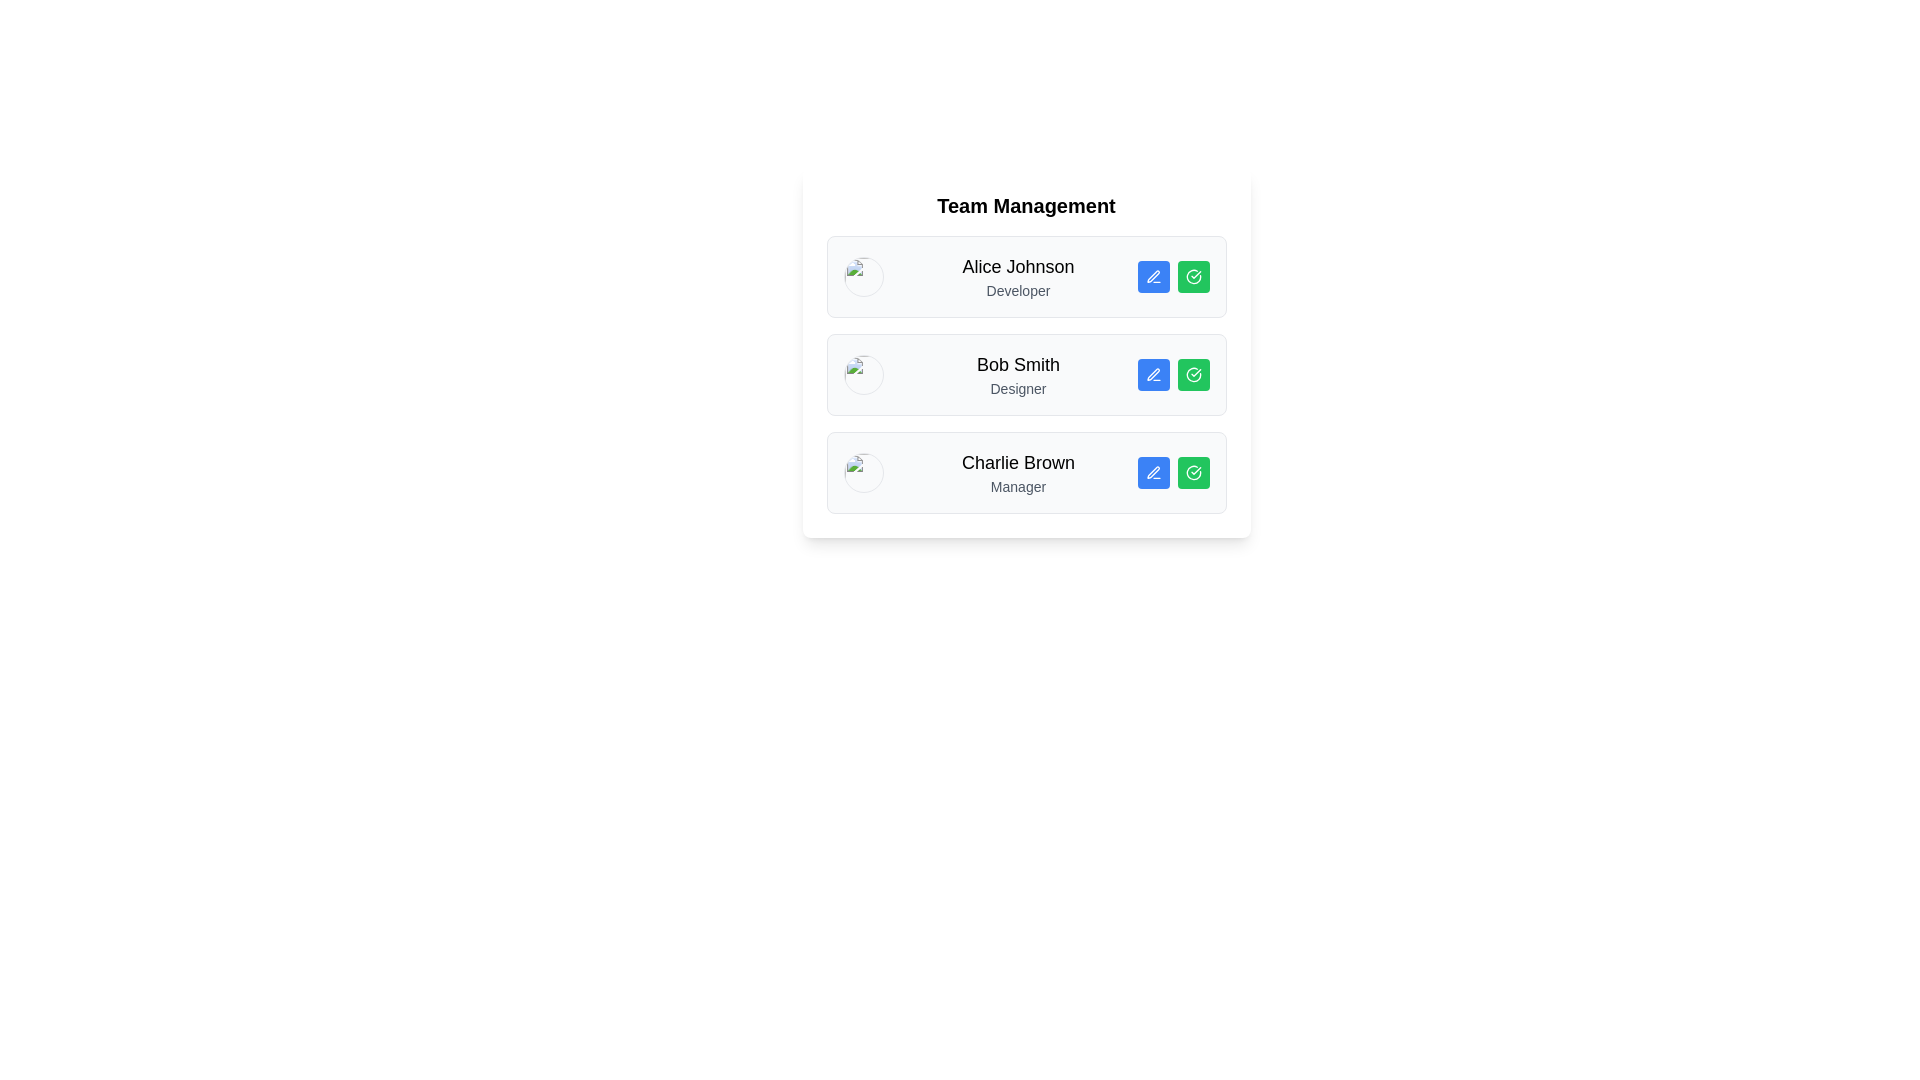 The width and height of the screenshot is (1920, 1080). Describe the element at coordinates (1026, 374) in the screenshot. I see `the Information card displaying user information for Bob Smith, which is the second card in a vertical list of three` at that location.